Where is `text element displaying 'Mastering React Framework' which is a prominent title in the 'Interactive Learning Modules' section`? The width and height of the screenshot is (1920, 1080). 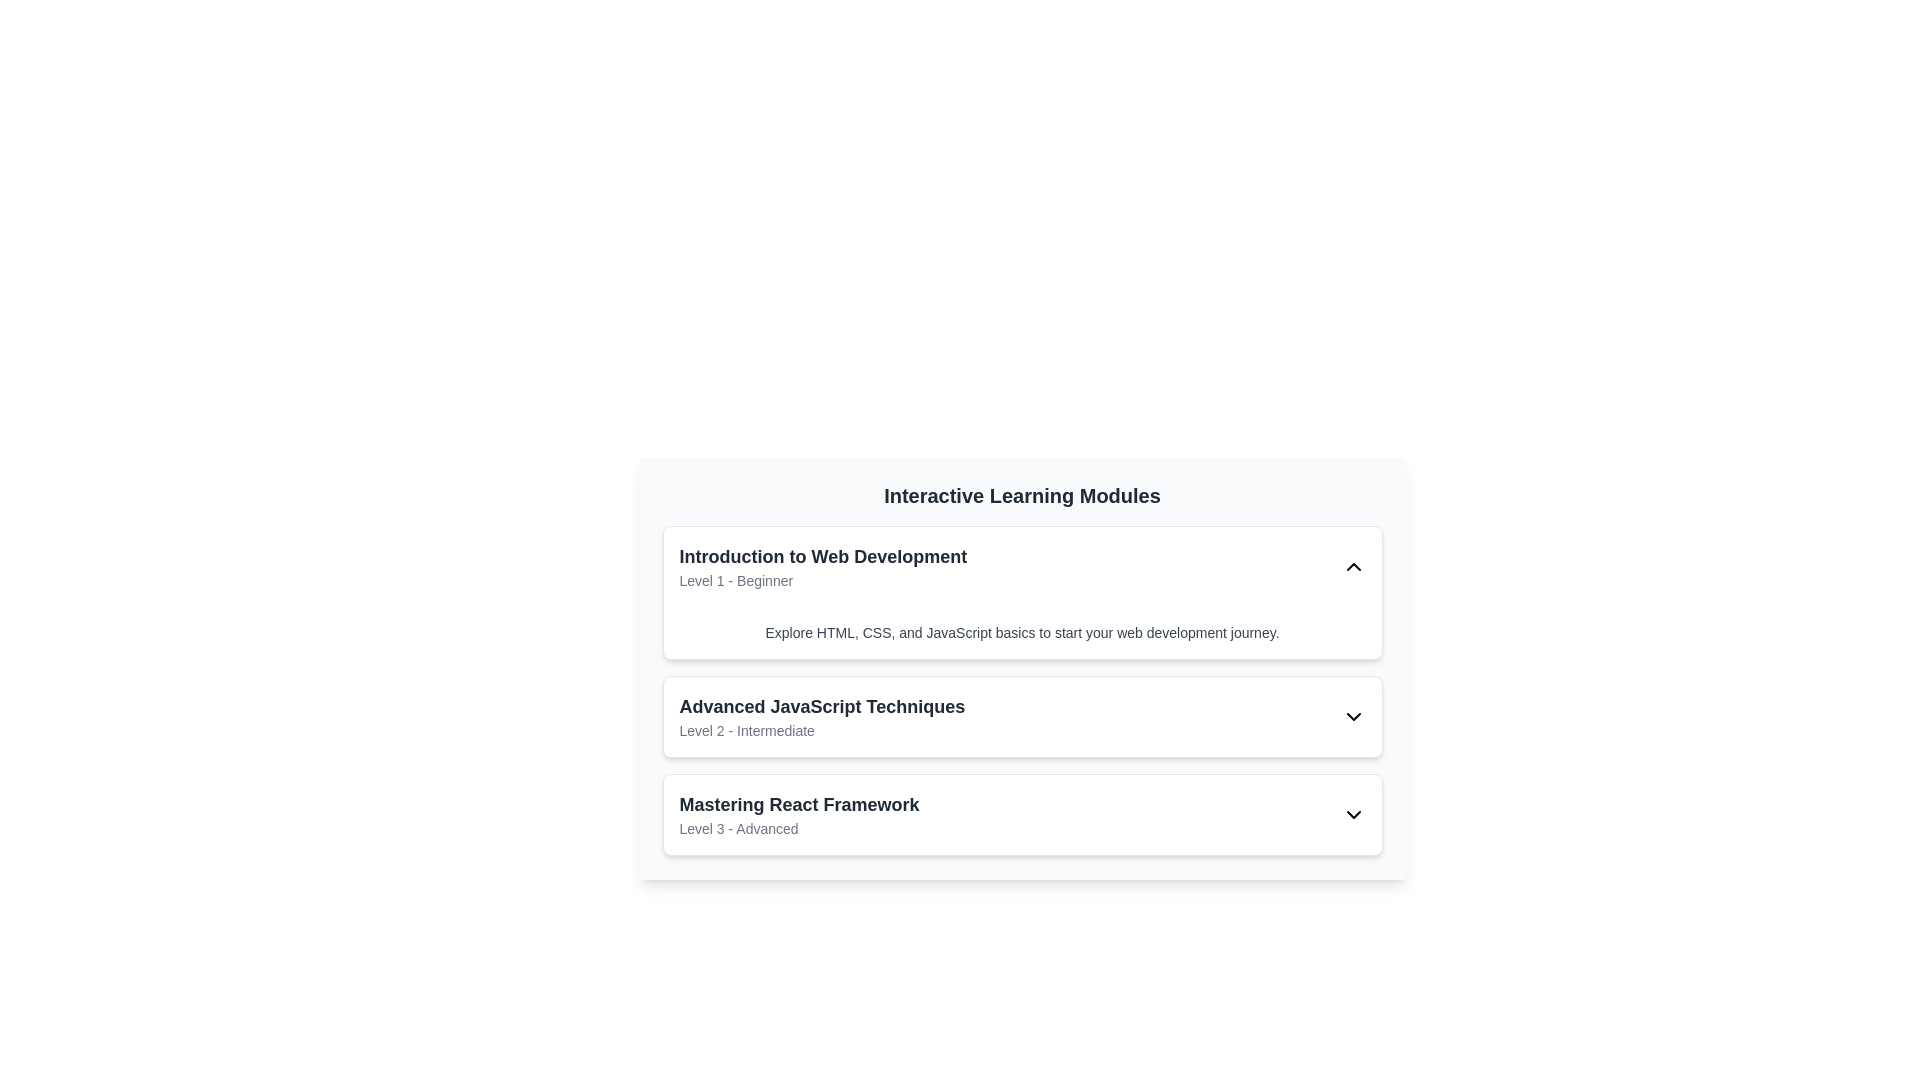
text element displaying 'Mastering React Framework' which is a prominent title in the 'Interactive Learning Modules' section is located at coordinates (798, 804).